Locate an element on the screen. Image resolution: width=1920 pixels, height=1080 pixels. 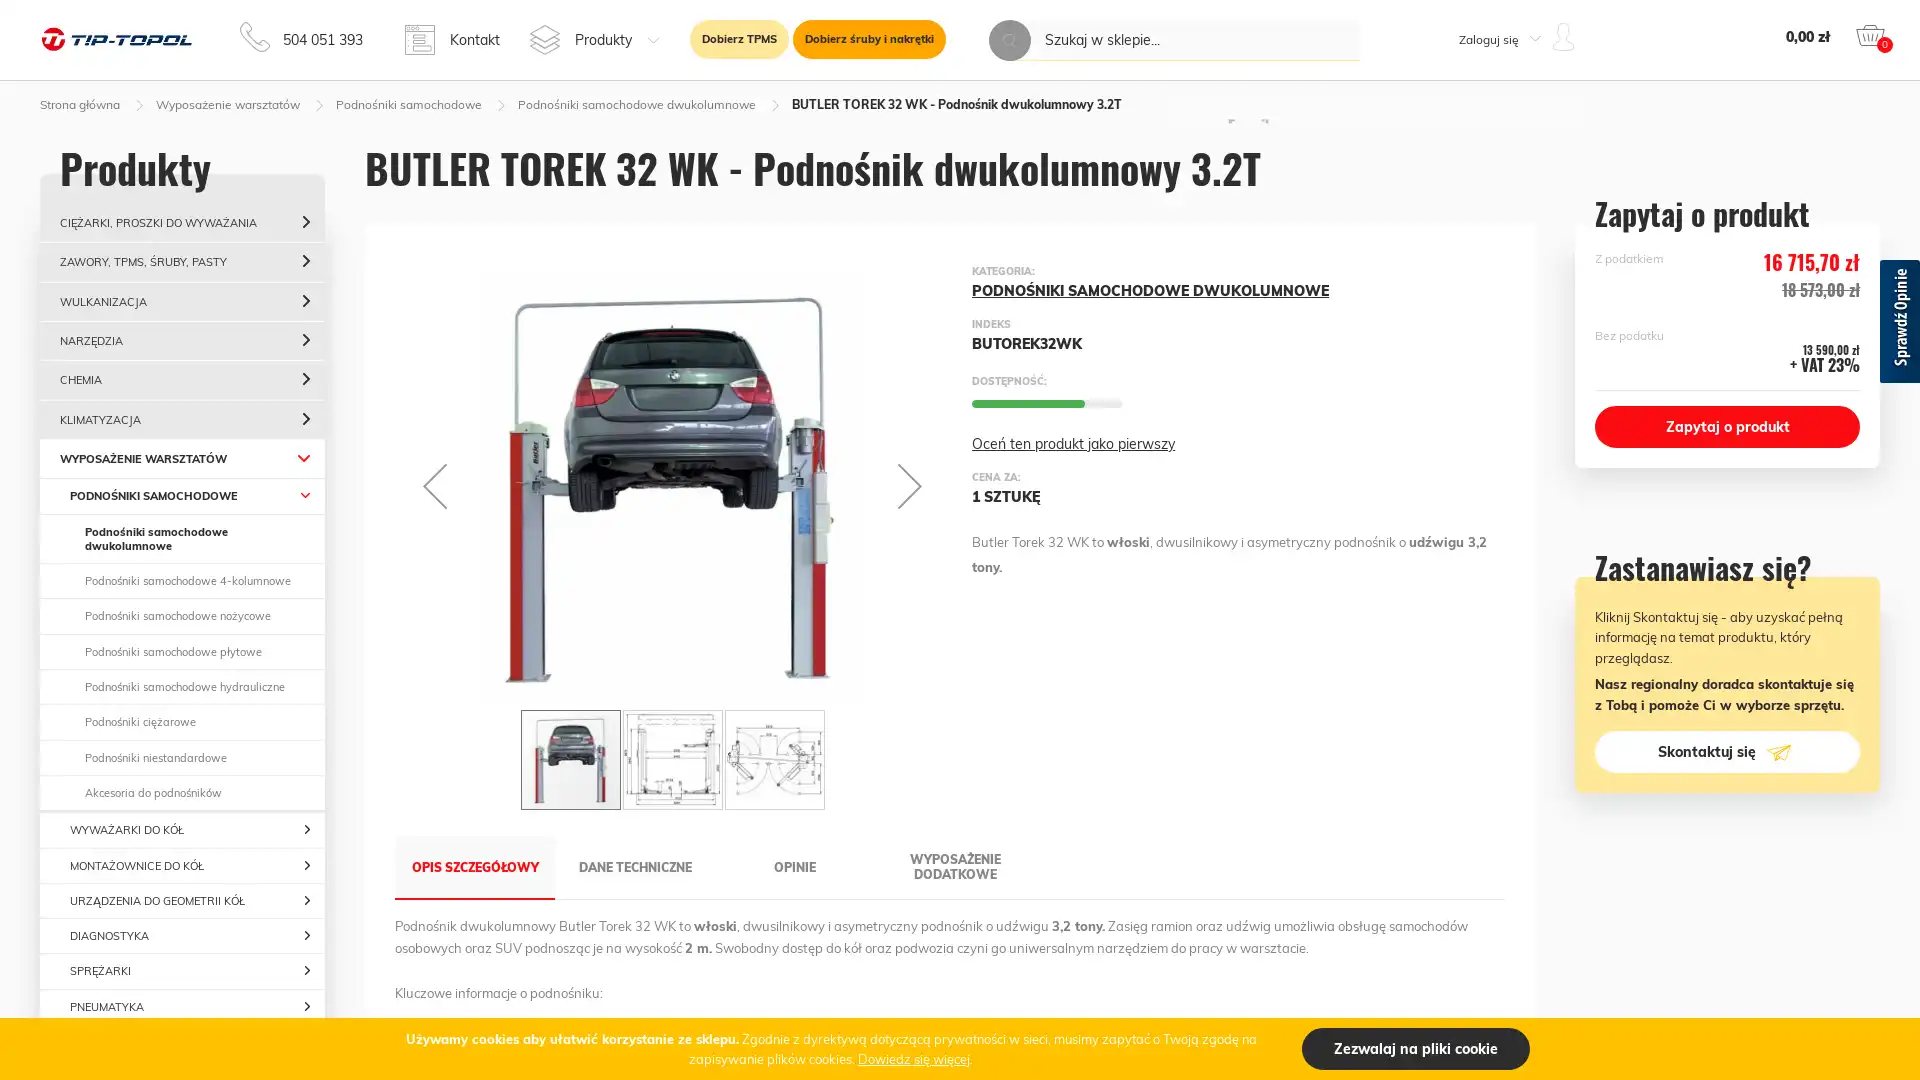
Next is located at coordinates (909, 485).